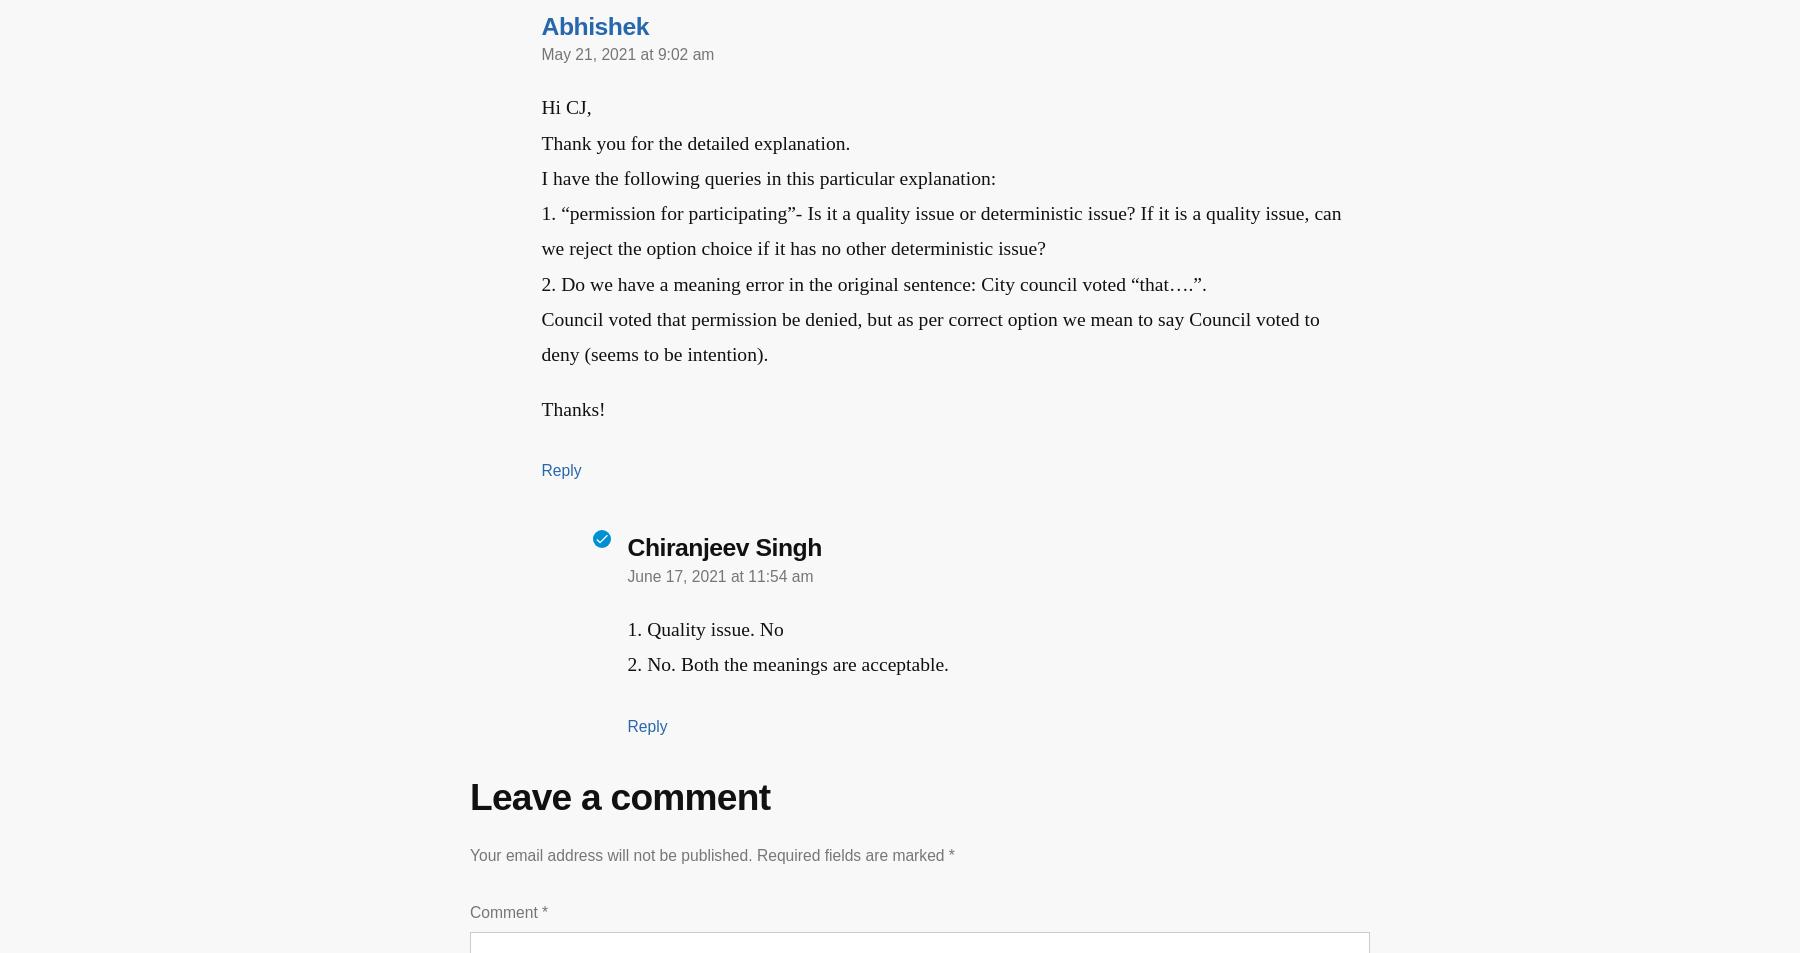 This screenshot has width=1800, height=953. I want to click on 'Leave a comment', so click(611, 795).